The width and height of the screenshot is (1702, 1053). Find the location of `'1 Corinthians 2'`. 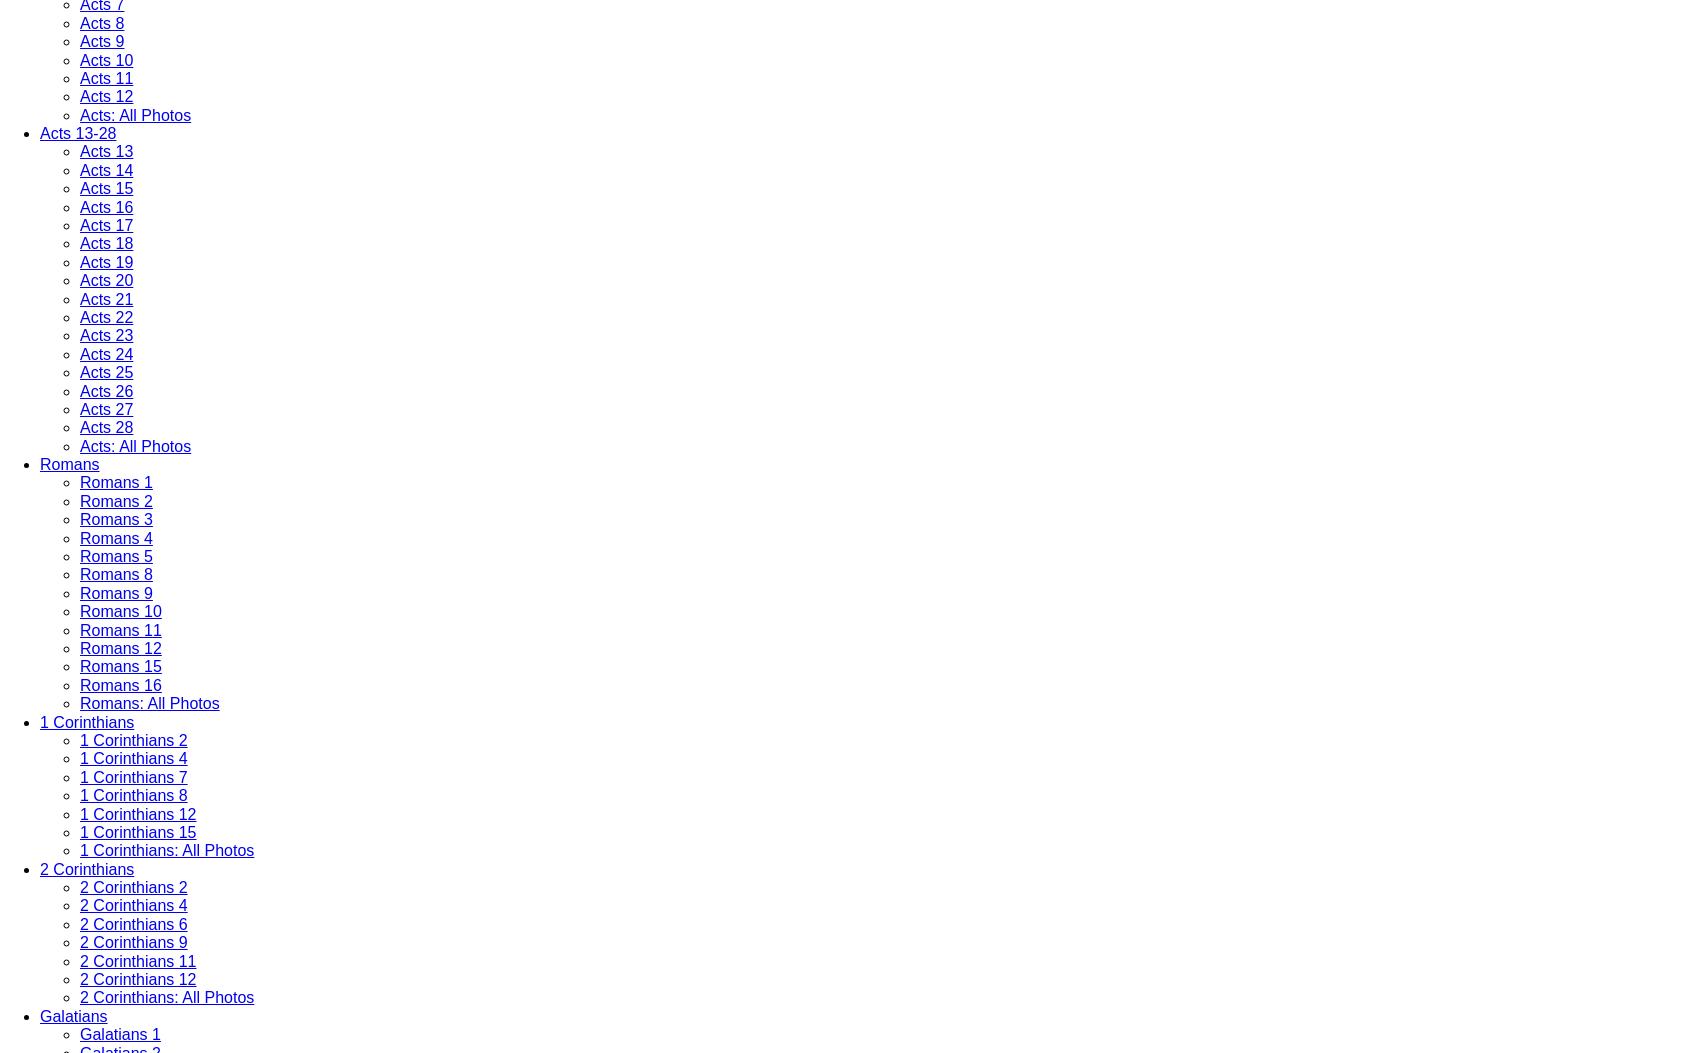

'1 Corinthians 2' is located at coordinates (133, 738).